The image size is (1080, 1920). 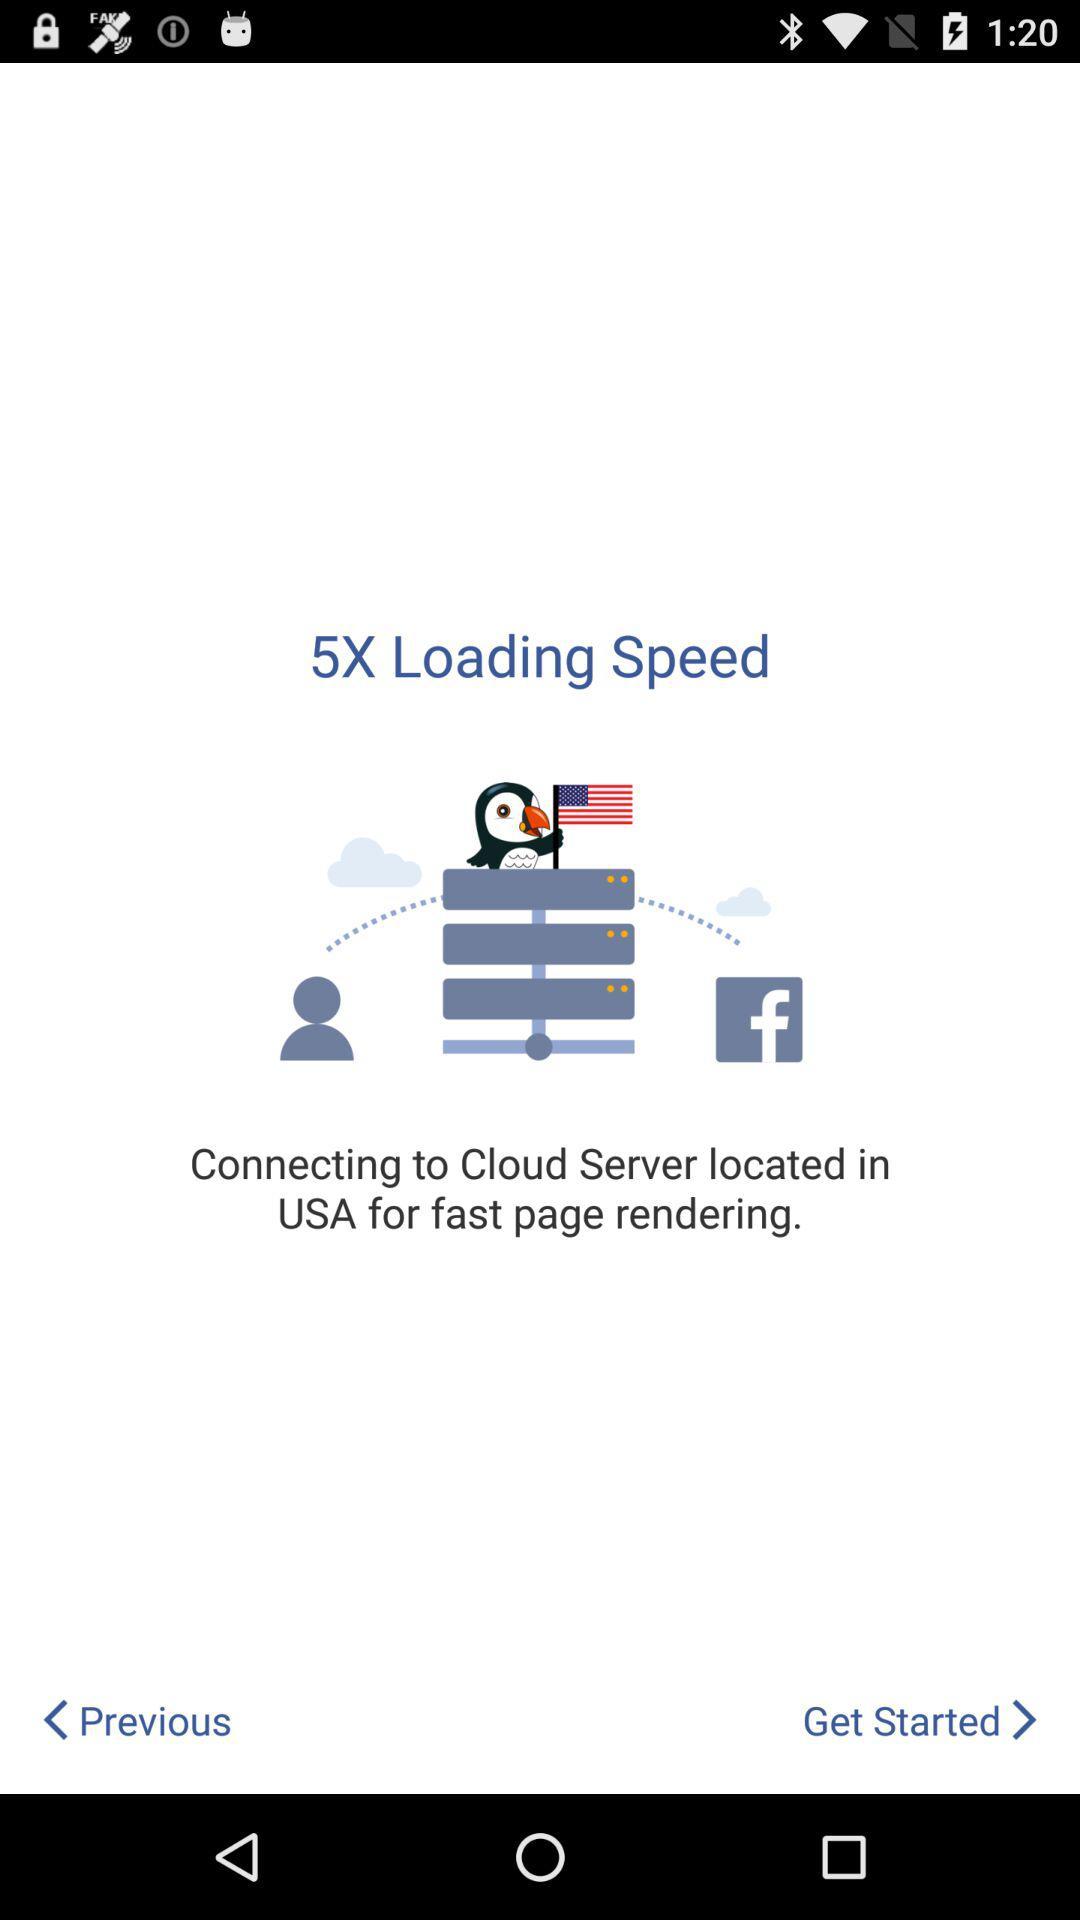 What do you see at coordinates (920, 1719) in the screenshot?
I see `app below the connecting to cloud icon` at bounding box center [920, 1719].